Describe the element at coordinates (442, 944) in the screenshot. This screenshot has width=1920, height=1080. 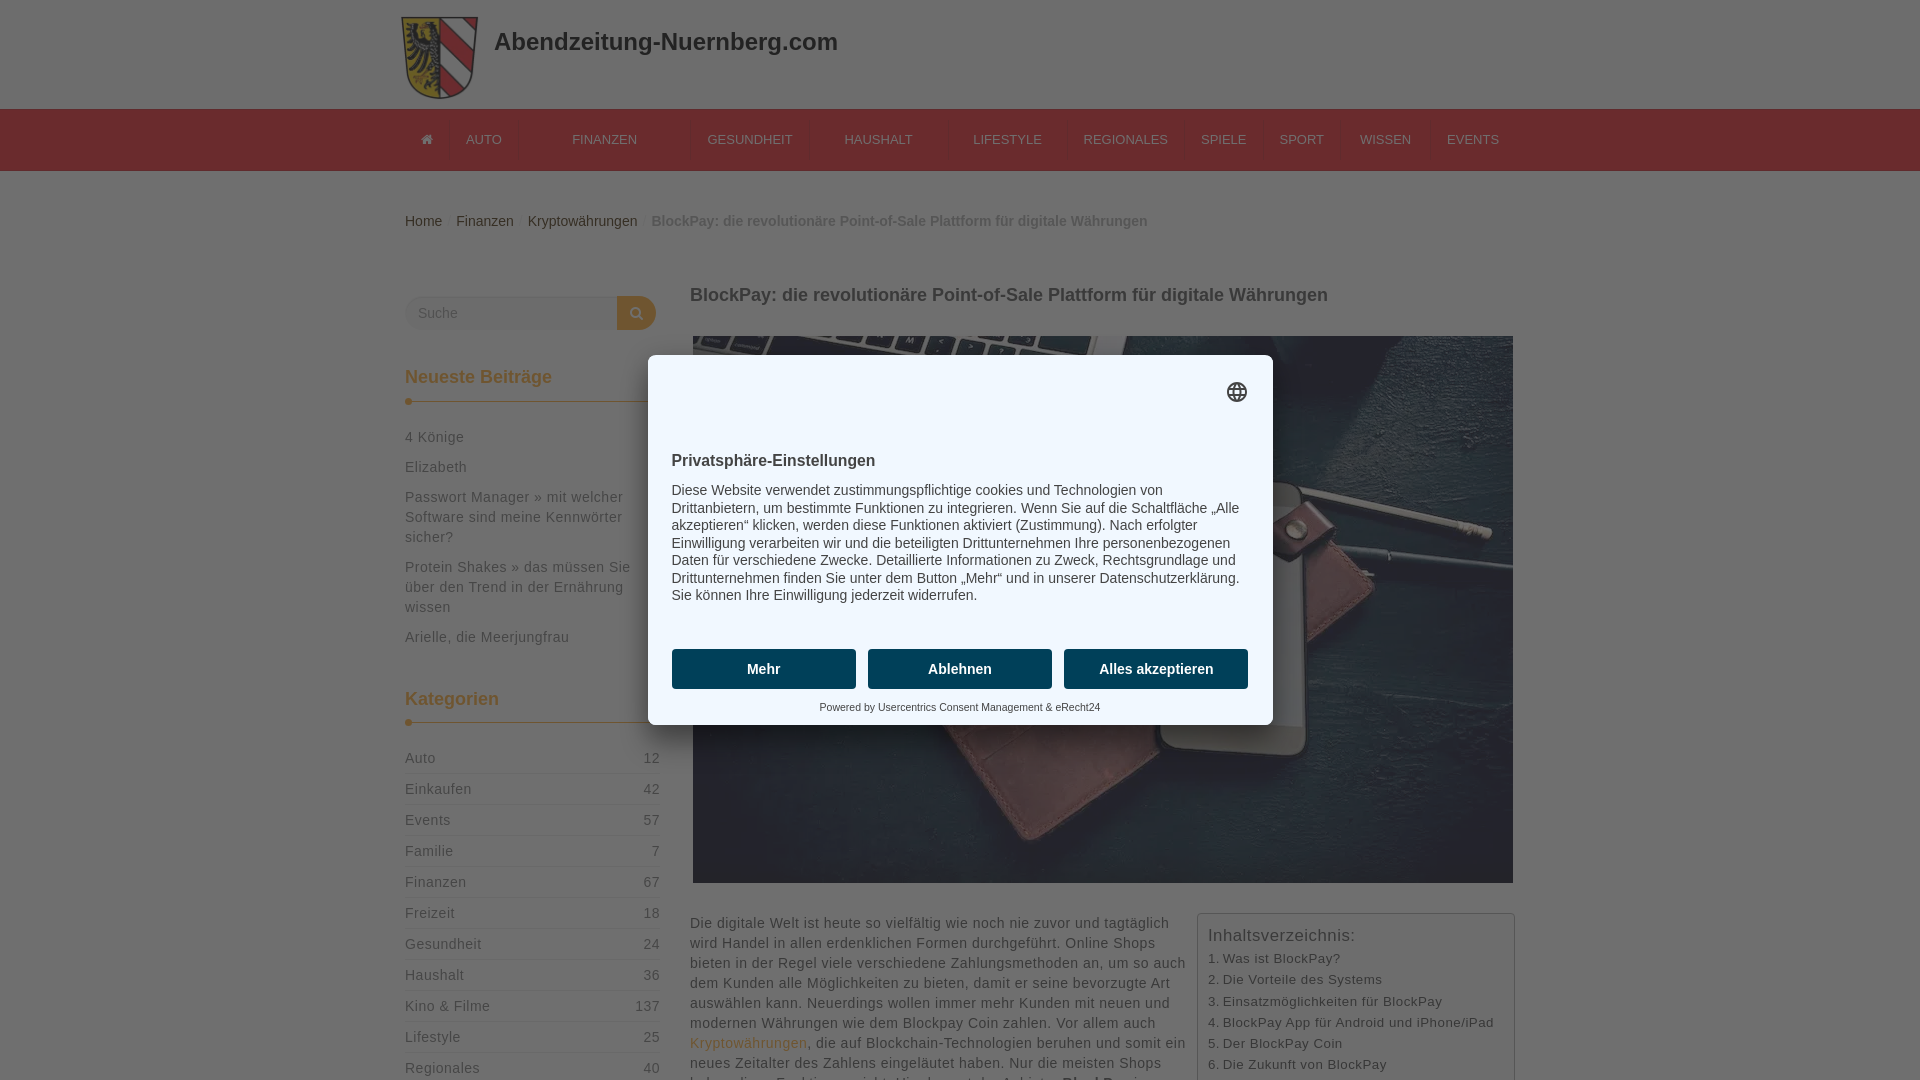
I see `'Gesundheit` at that location.